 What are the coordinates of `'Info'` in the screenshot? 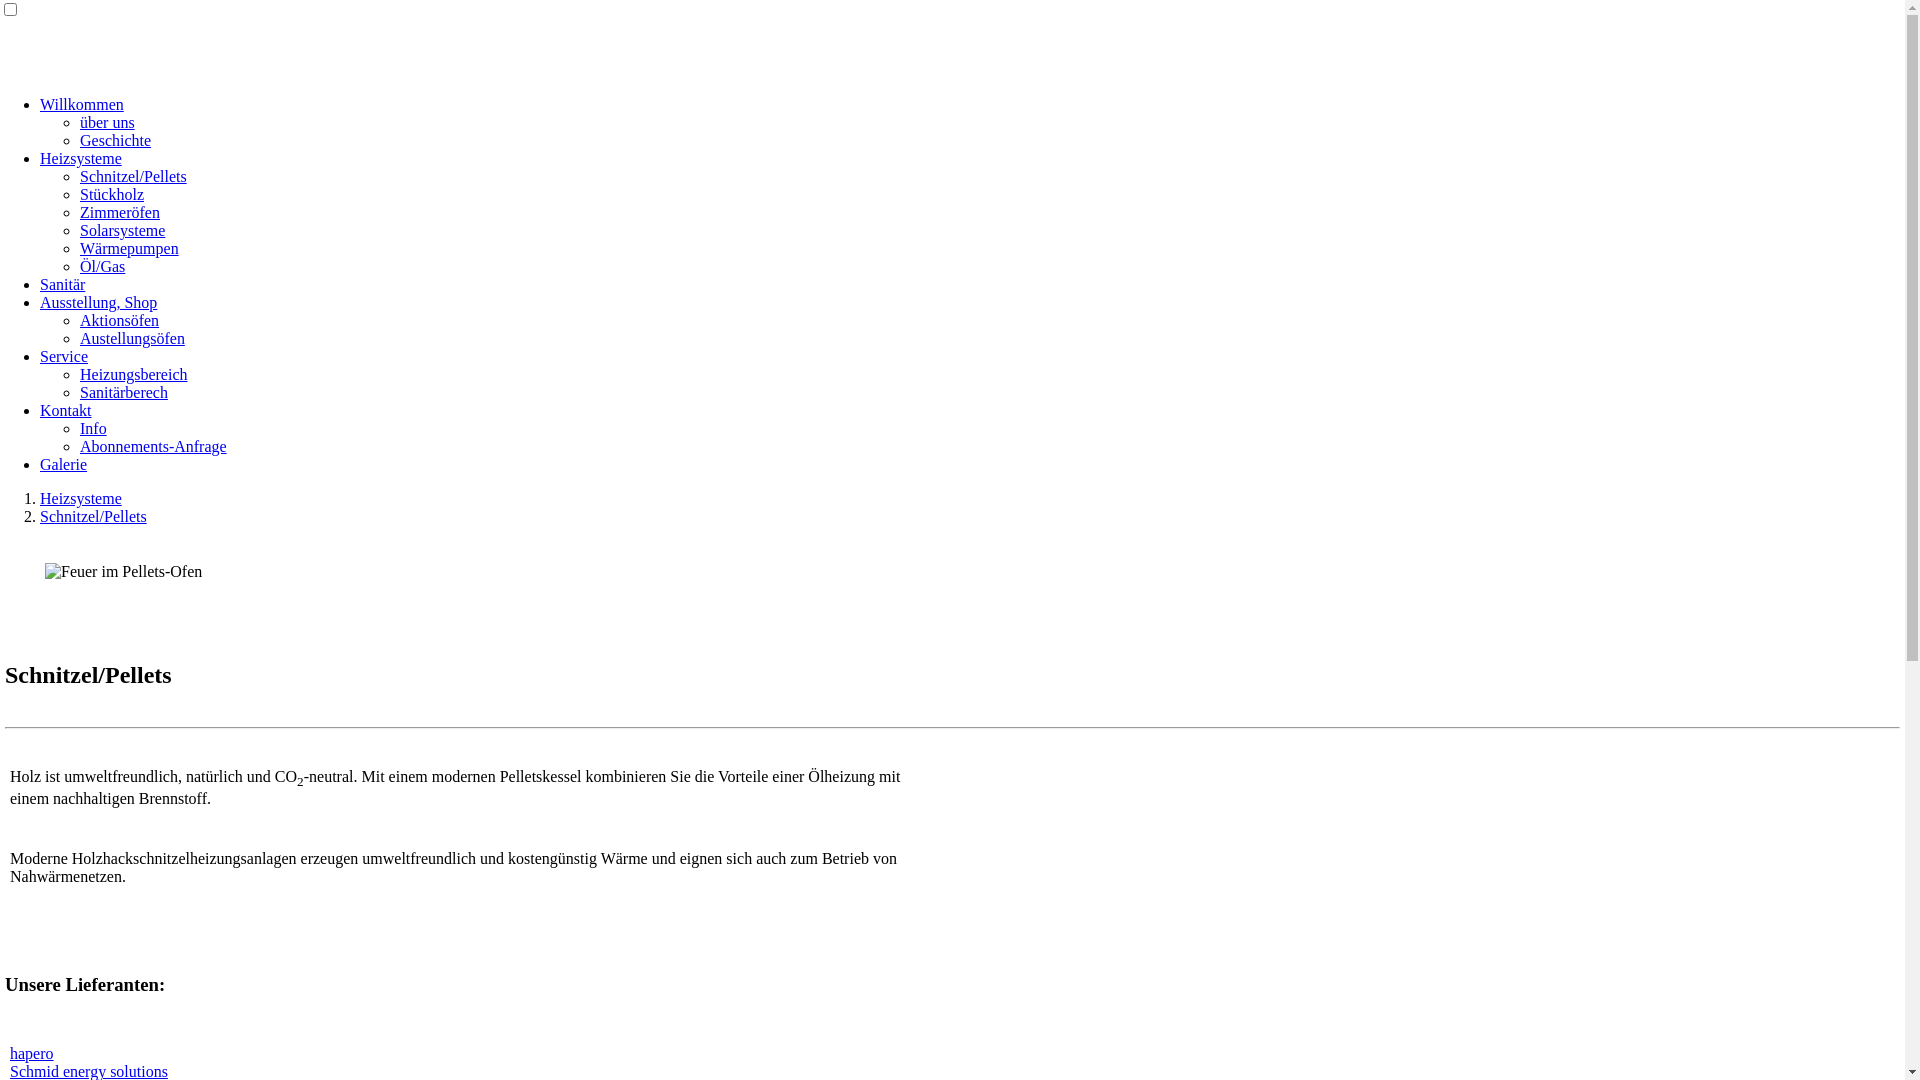 It's located at (92, 427).